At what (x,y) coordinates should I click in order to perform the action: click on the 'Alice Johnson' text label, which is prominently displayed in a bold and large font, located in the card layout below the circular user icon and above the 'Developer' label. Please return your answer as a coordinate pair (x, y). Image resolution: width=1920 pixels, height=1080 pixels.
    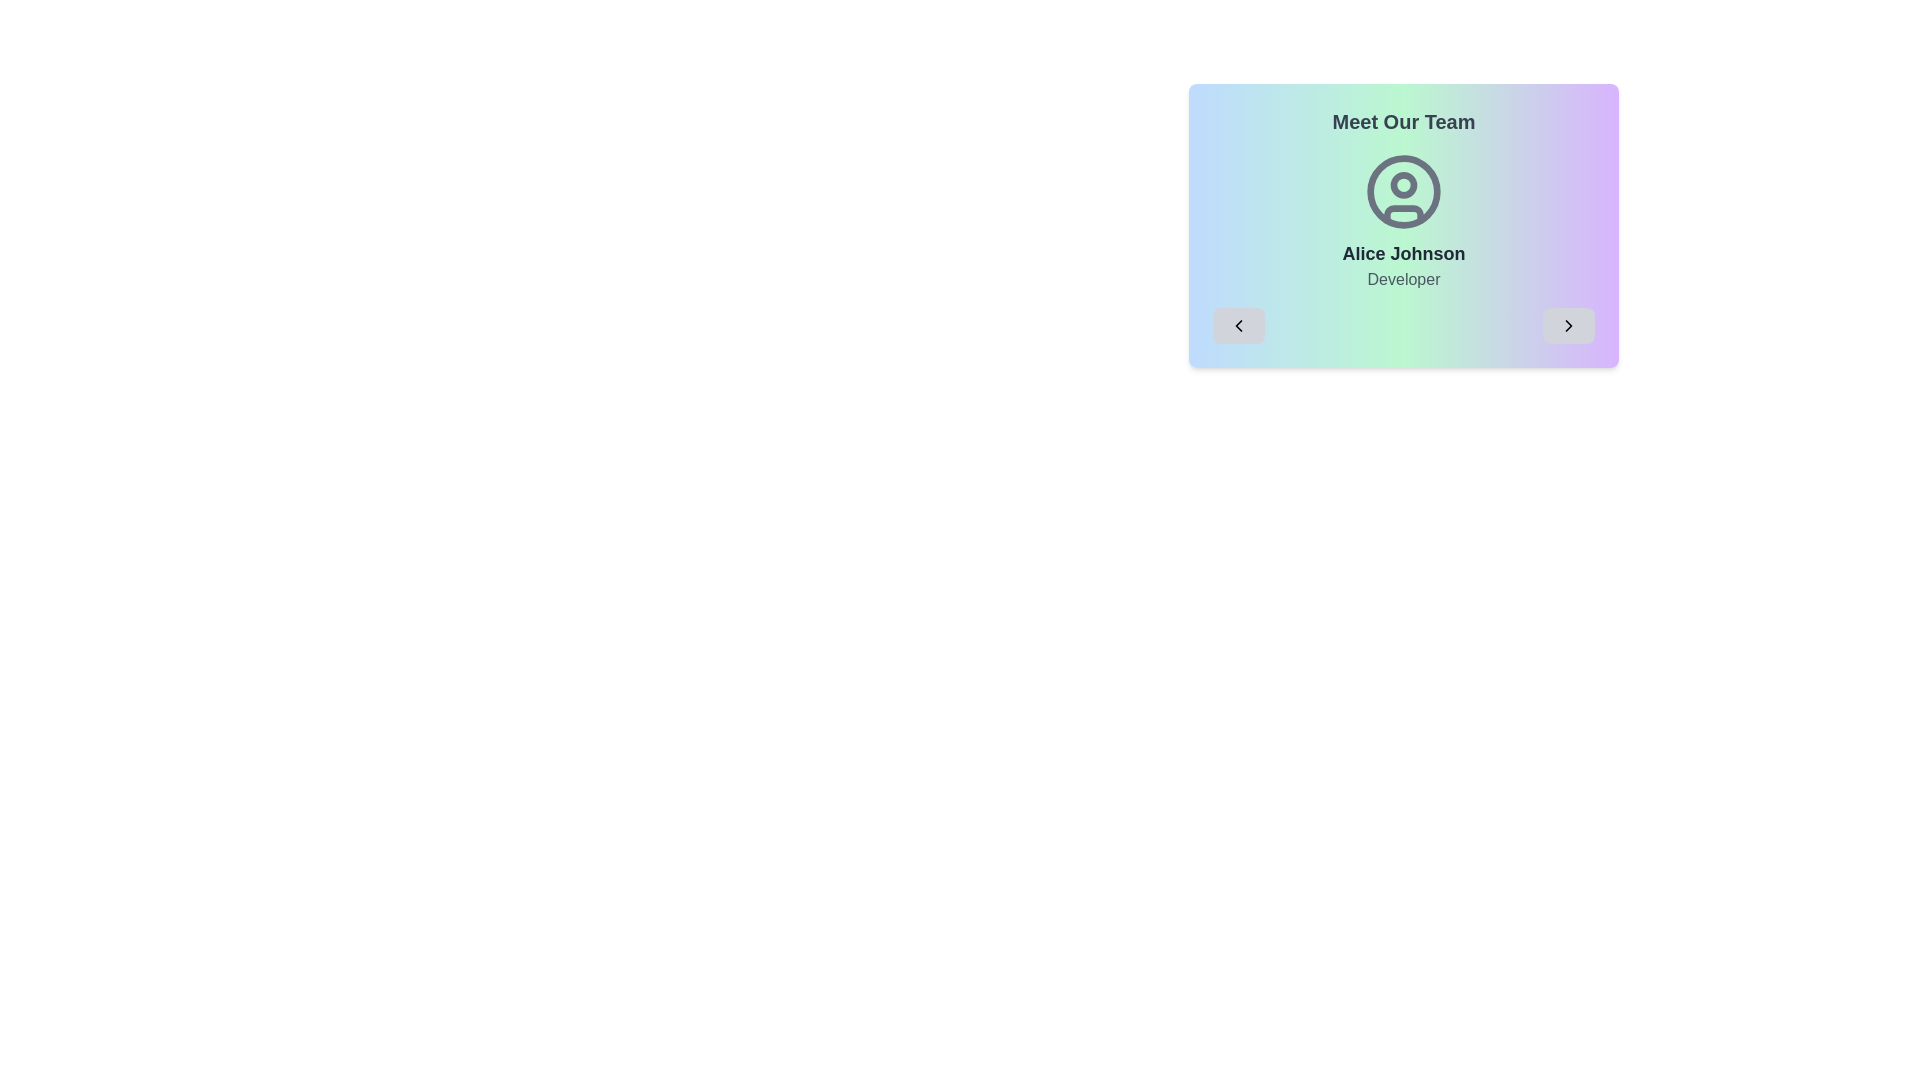
    Looking at the image, I should click on (1402, 253).